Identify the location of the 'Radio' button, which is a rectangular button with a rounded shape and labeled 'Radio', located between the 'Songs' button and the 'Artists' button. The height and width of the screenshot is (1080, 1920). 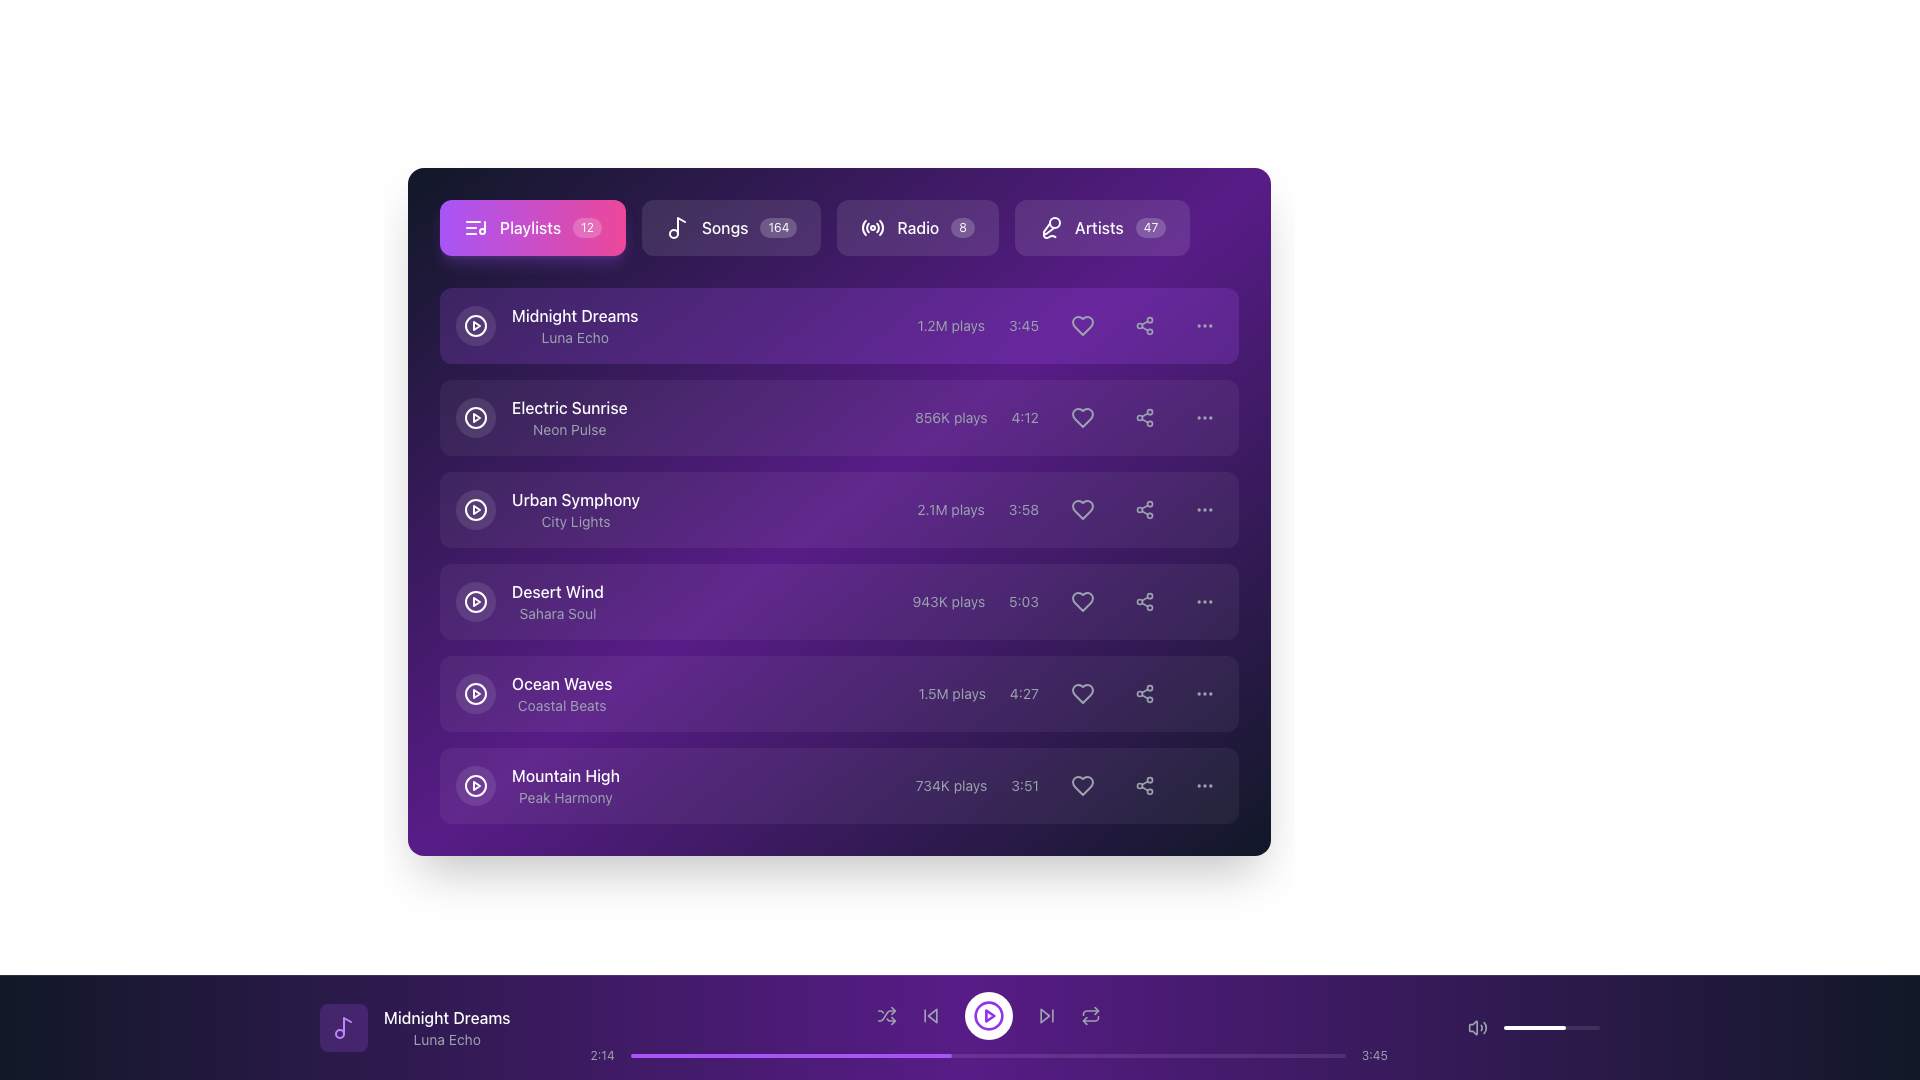
(839, 226).